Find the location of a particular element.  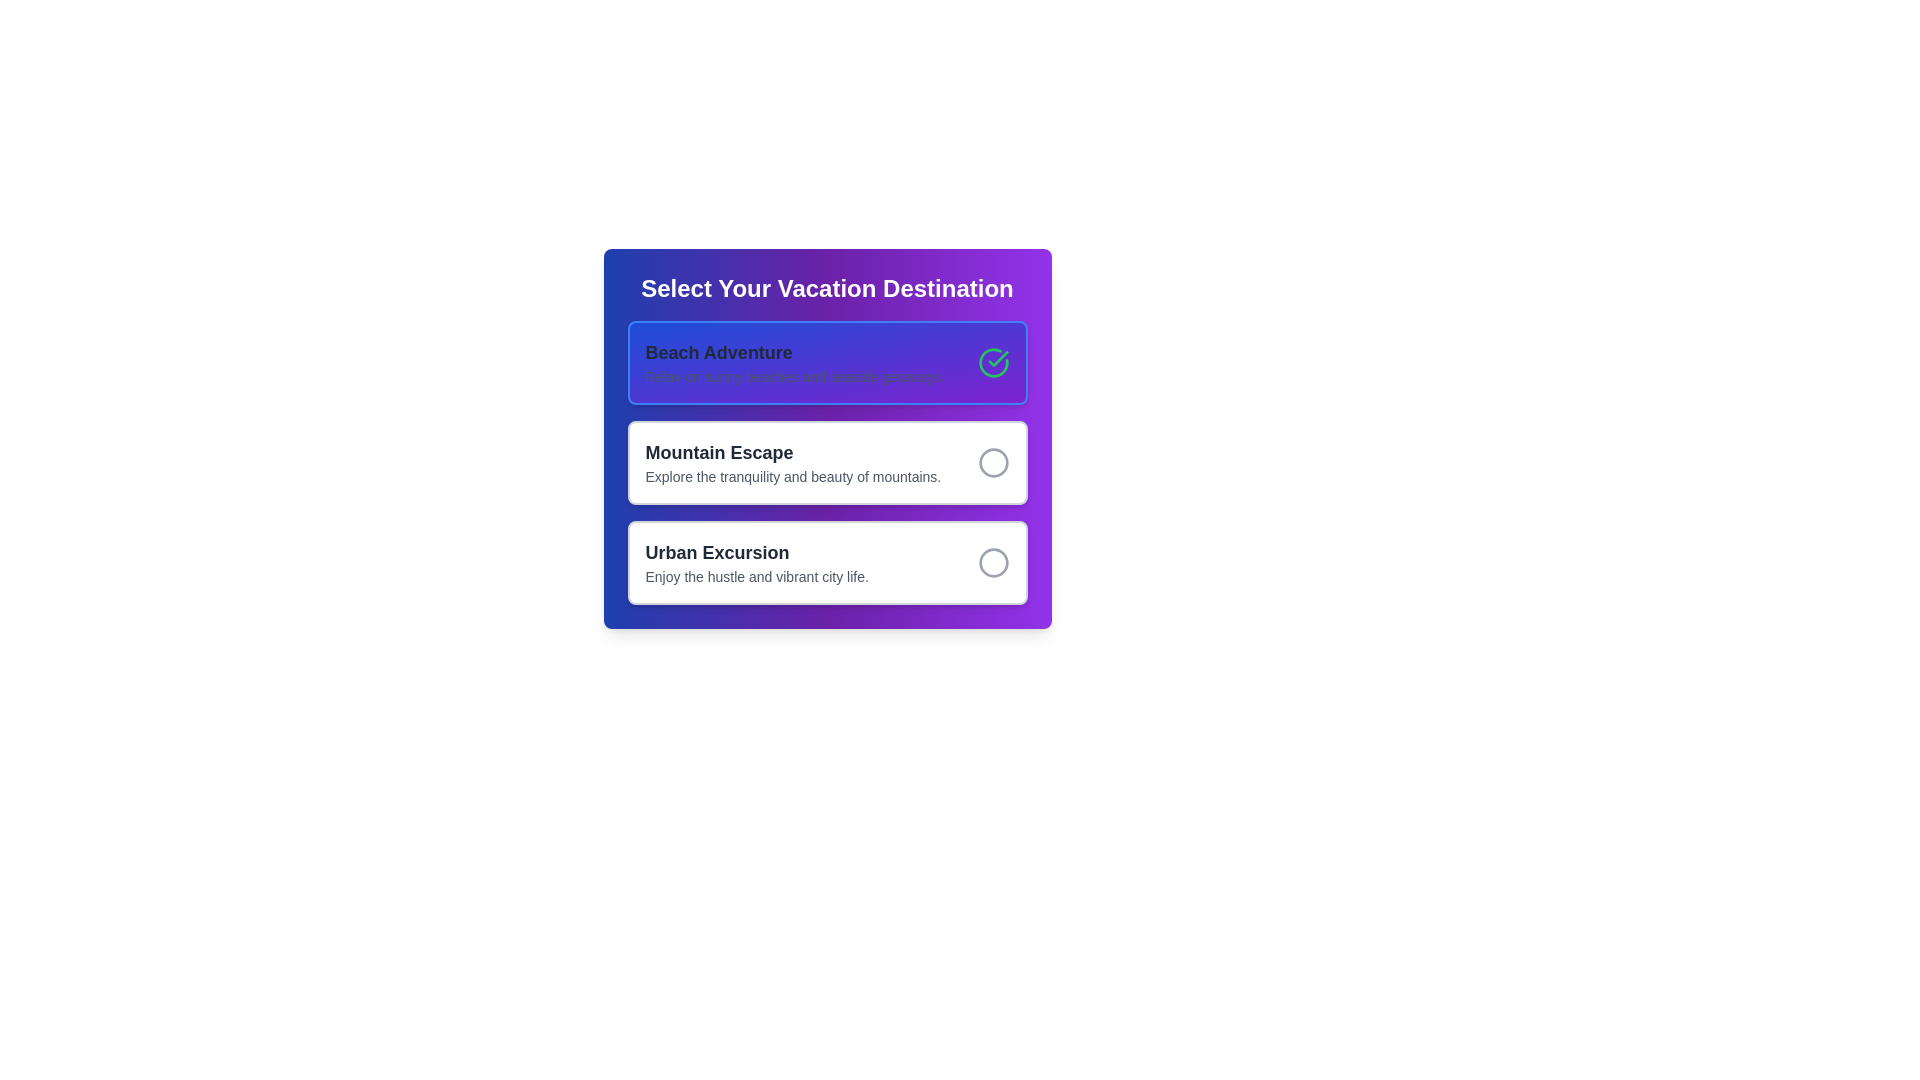

the third radio button labeled 'Urban Excursion' in the vertical list is located at coordinates (827, 563).